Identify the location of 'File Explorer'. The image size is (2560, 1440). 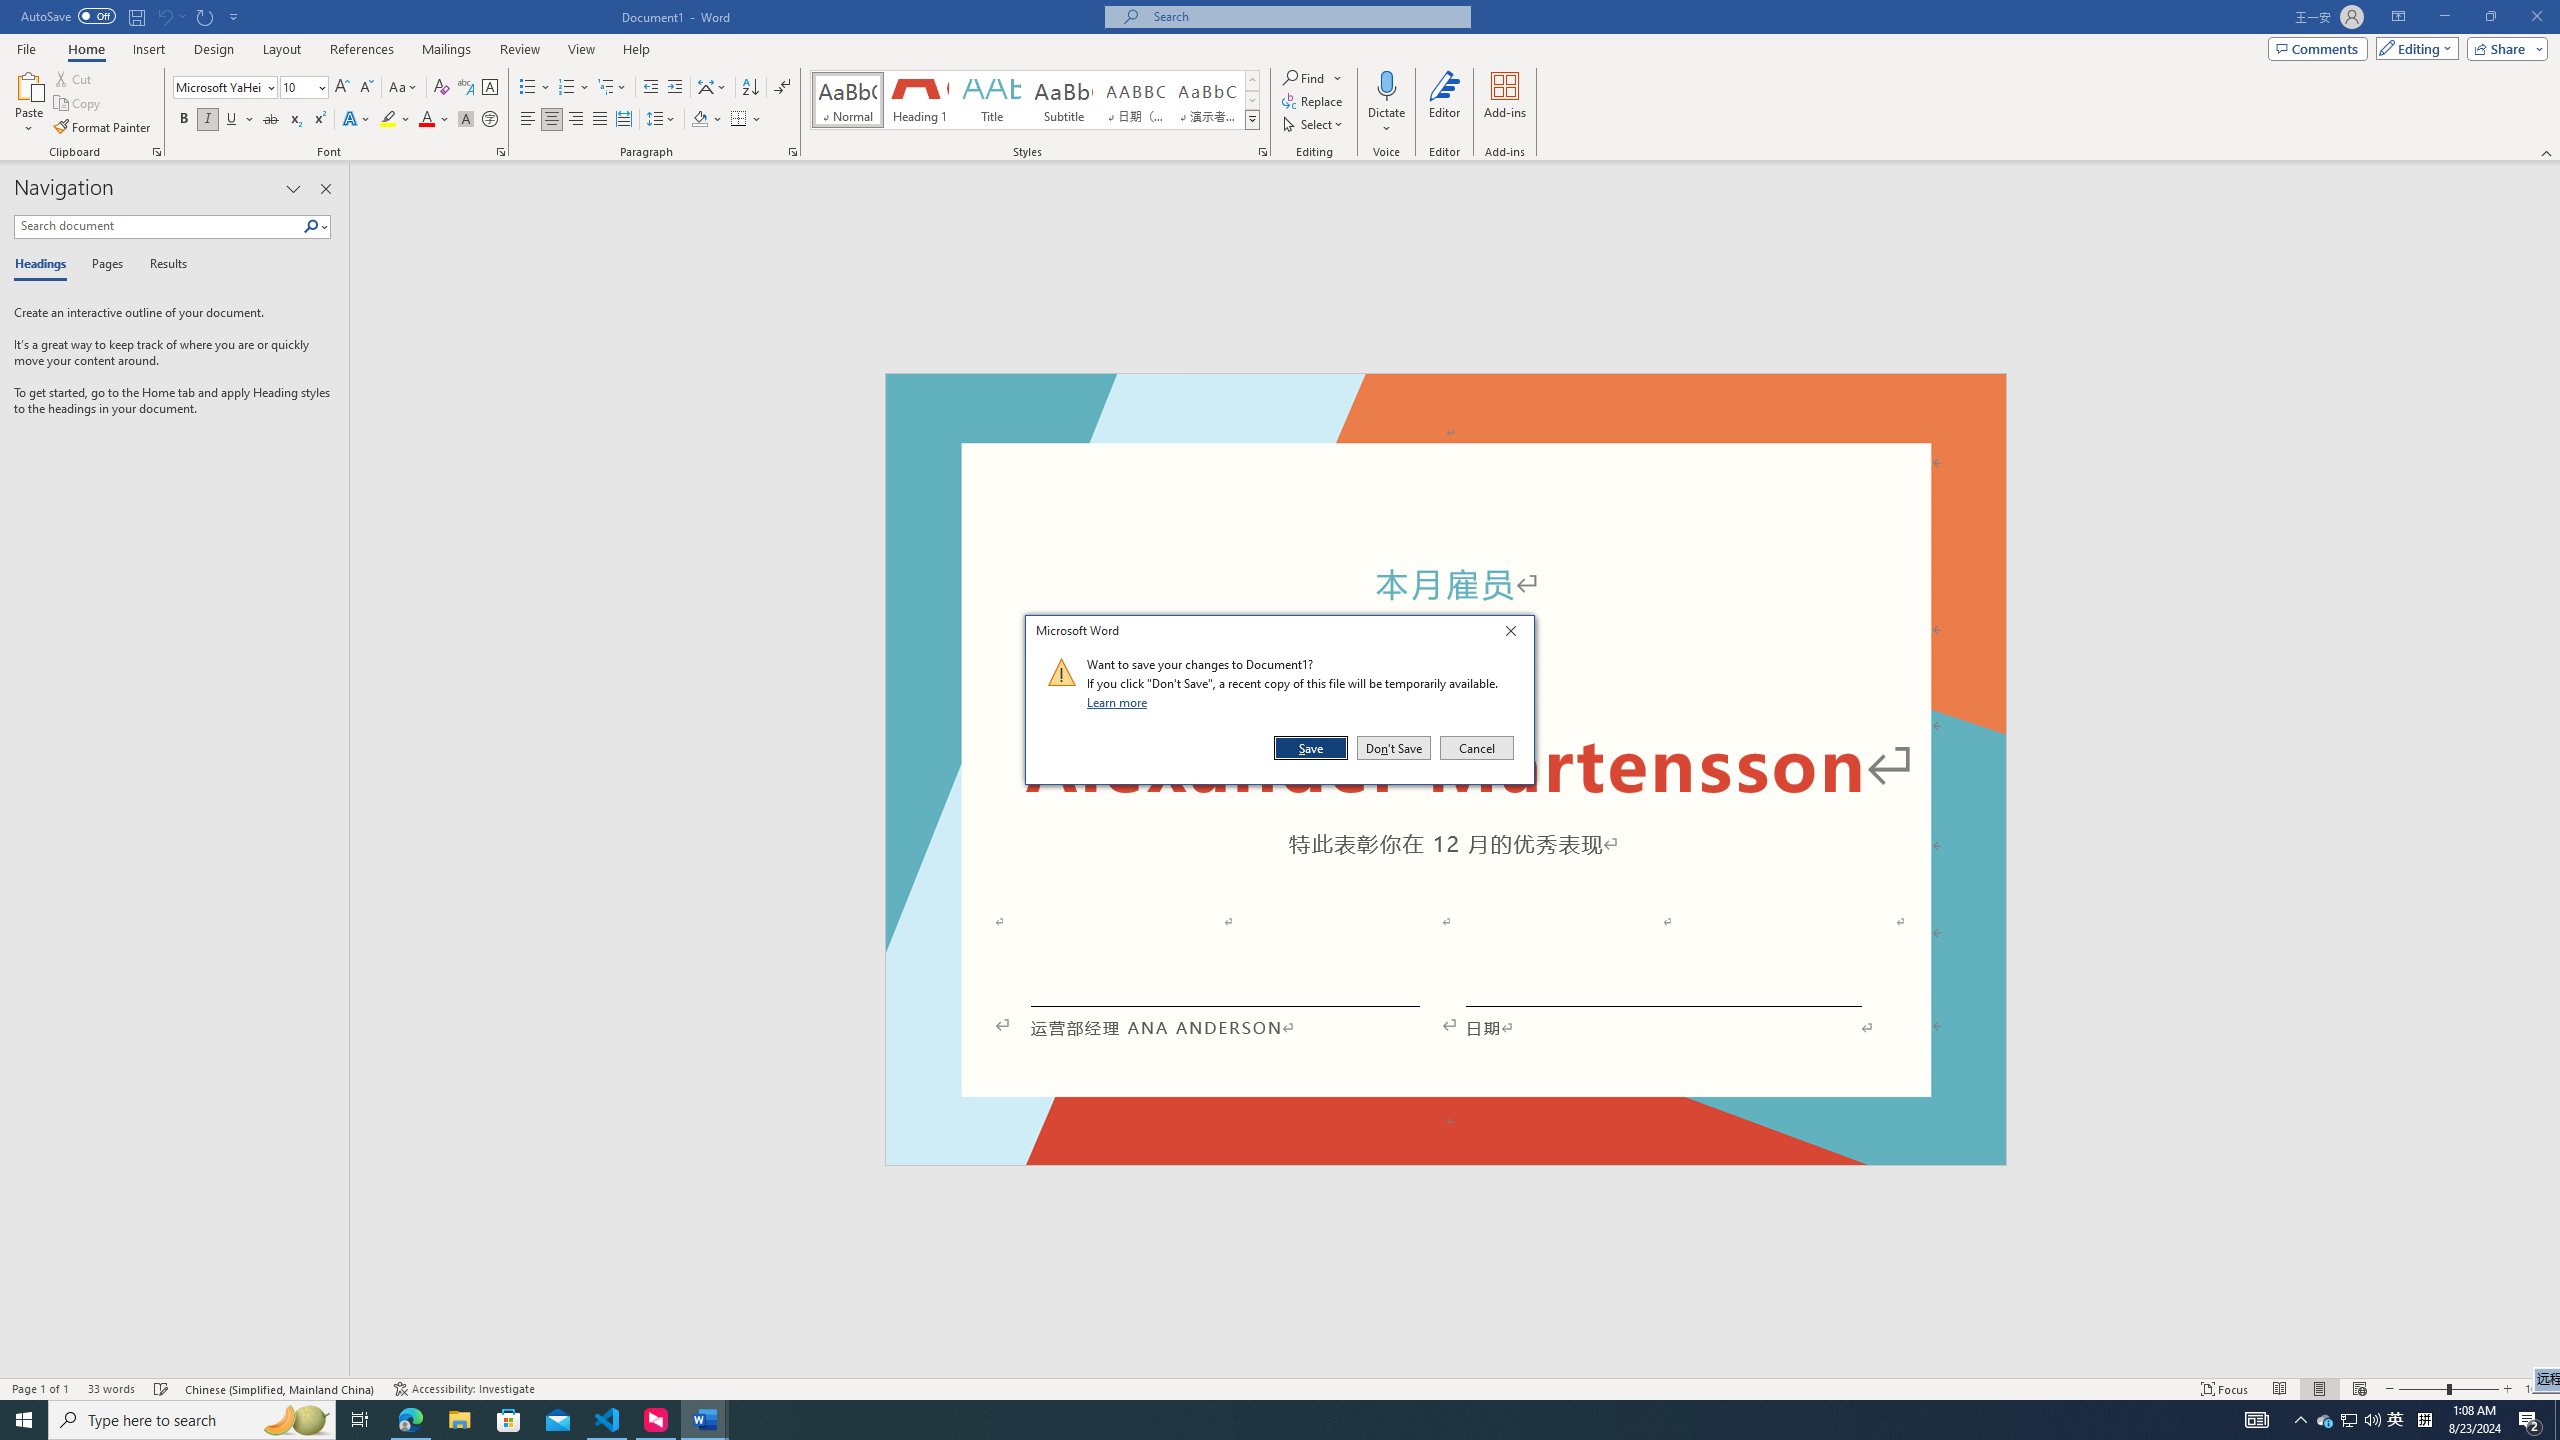
(458, 1418).